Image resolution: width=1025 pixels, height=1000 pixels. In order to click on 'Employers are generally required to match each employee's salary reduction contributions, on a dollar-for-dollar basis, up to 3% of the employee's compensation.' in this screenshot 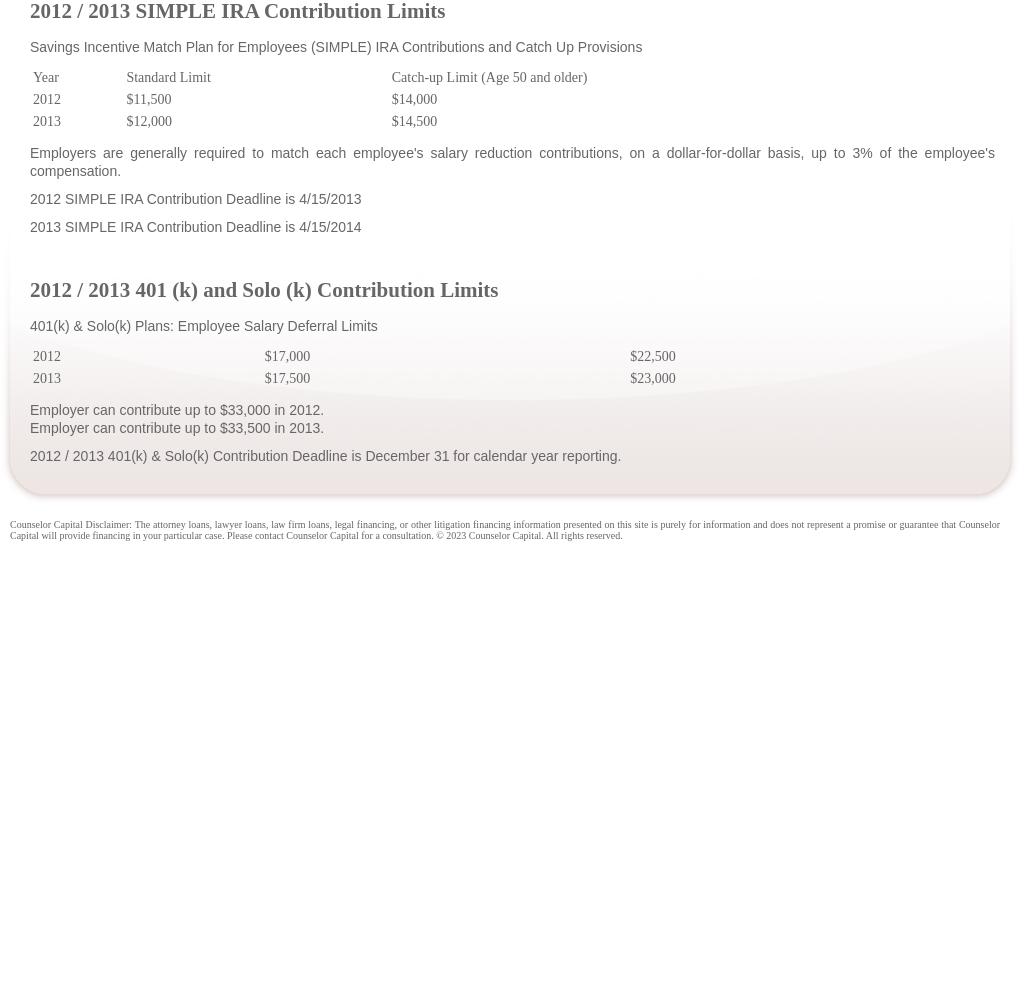, I will do `click(512, 161)`.